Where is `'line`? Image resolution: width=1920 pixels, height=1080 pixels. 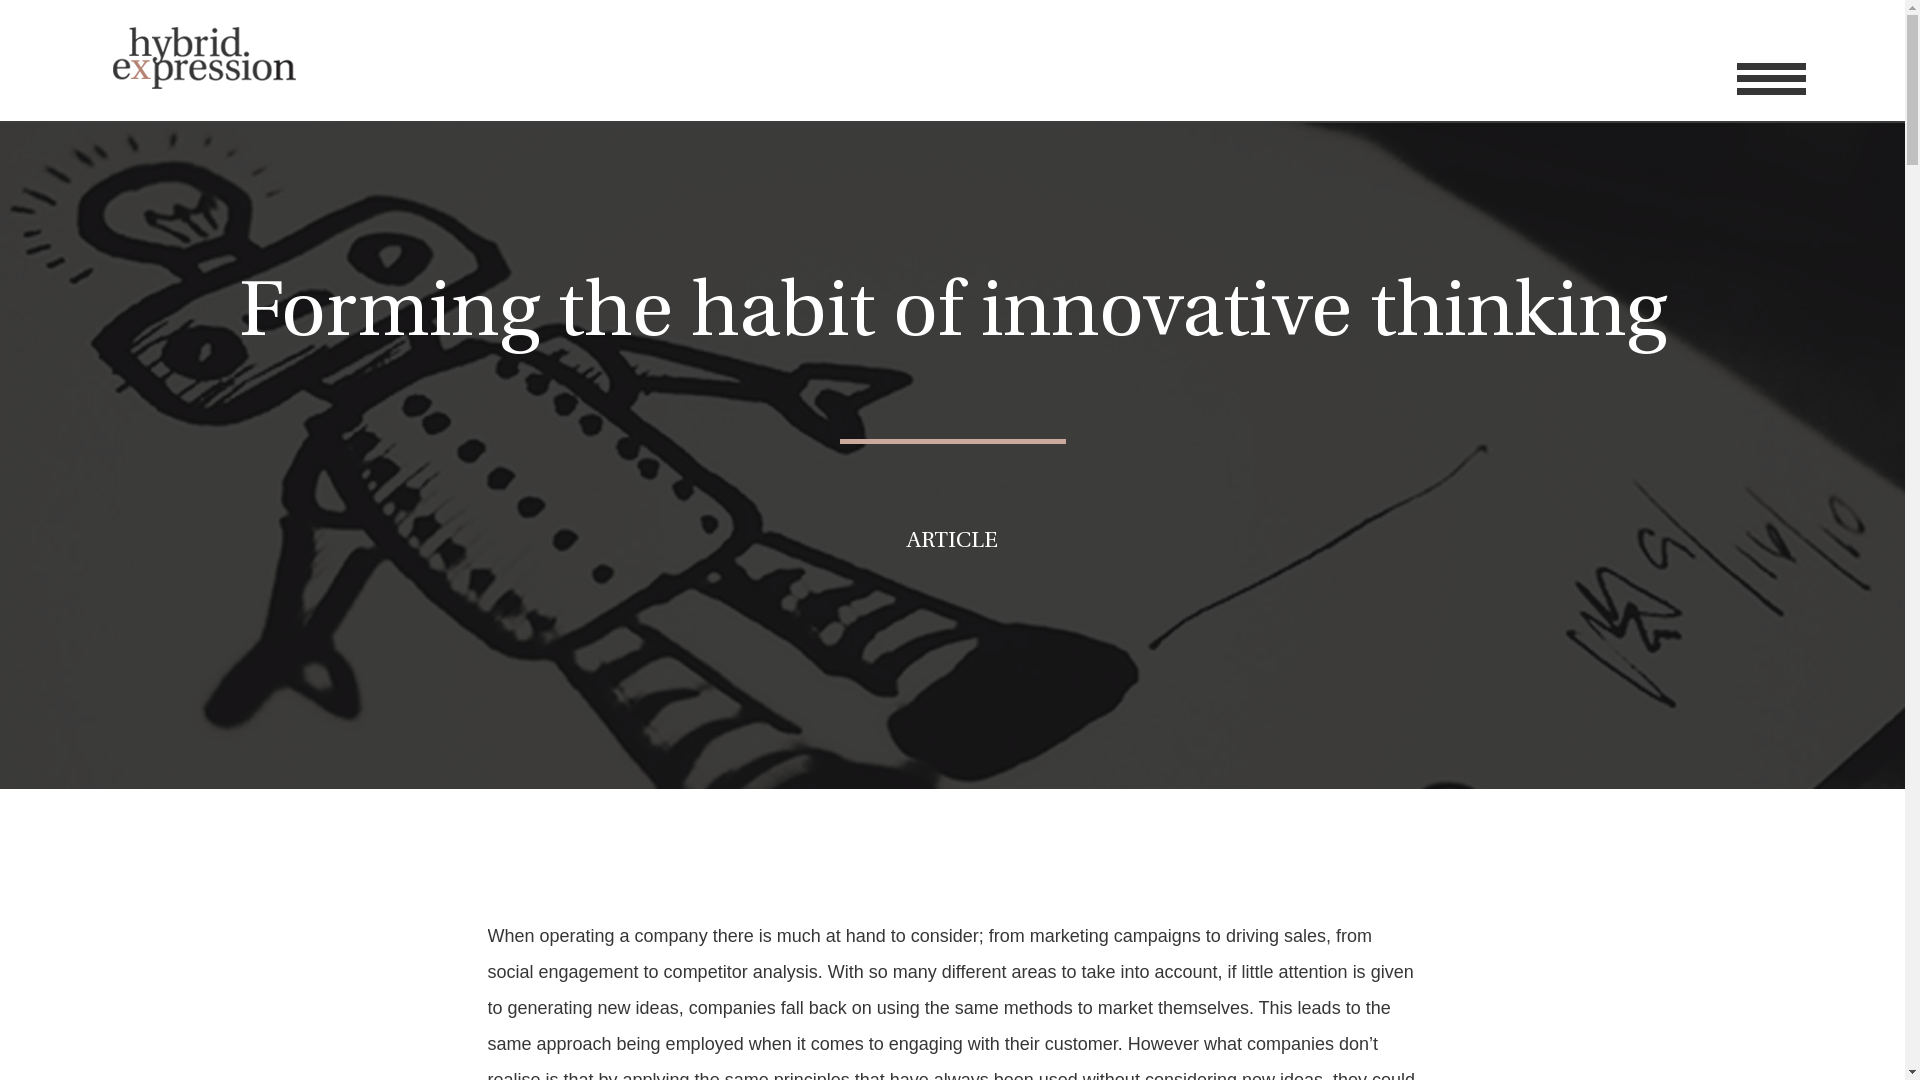 'line is located at coordinates (1771, 77).